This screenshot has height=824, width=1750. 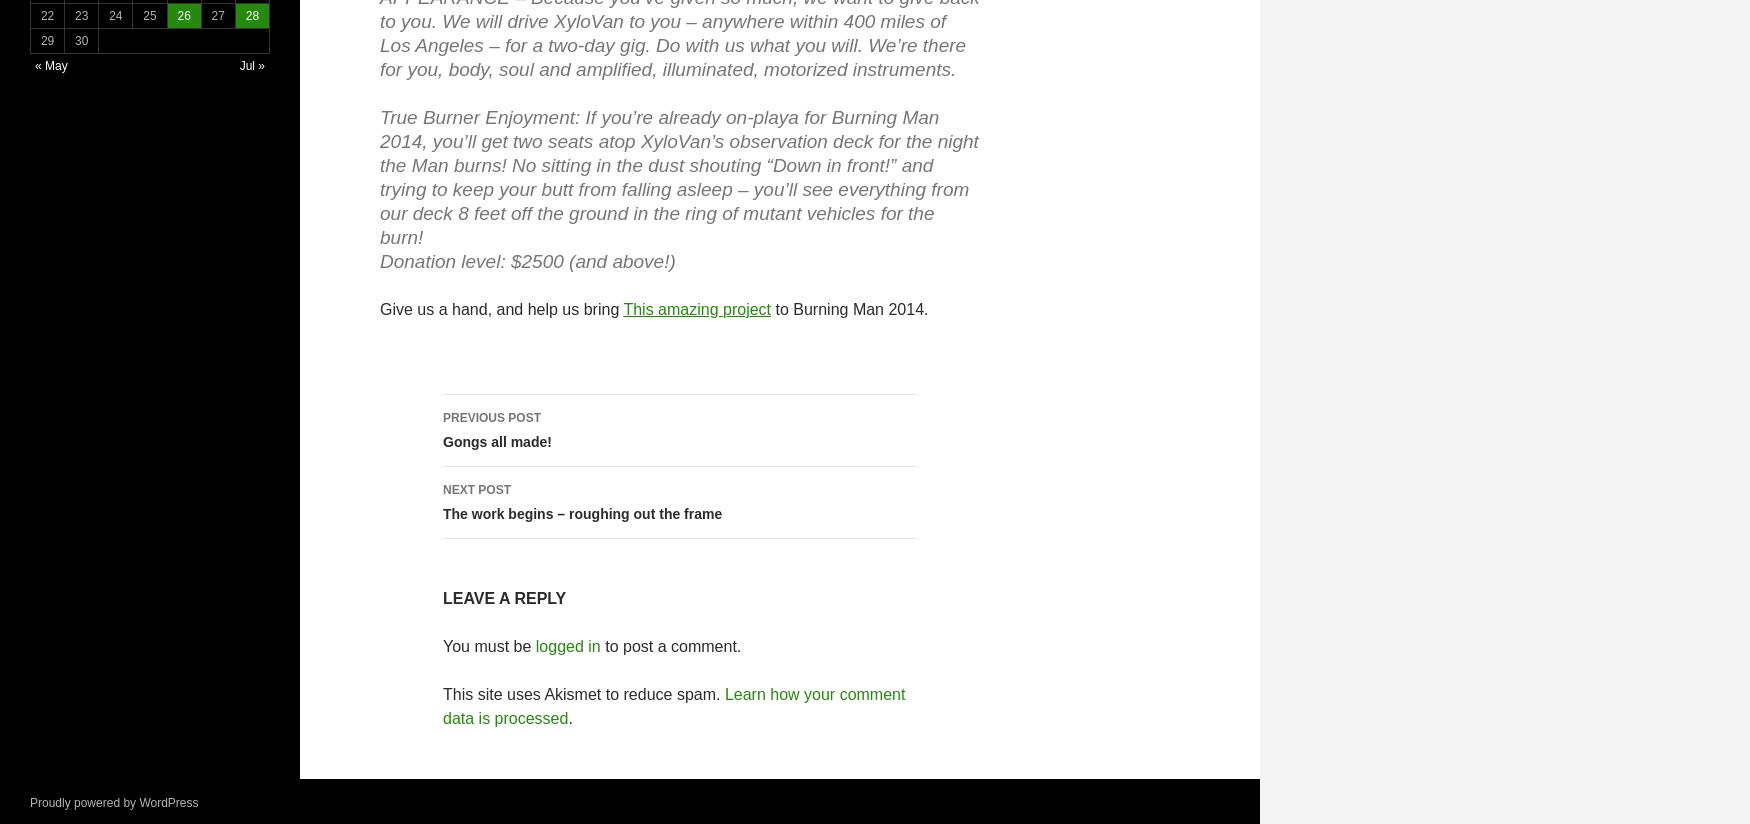 I want to click on '« May', so click(x=49, y=66).